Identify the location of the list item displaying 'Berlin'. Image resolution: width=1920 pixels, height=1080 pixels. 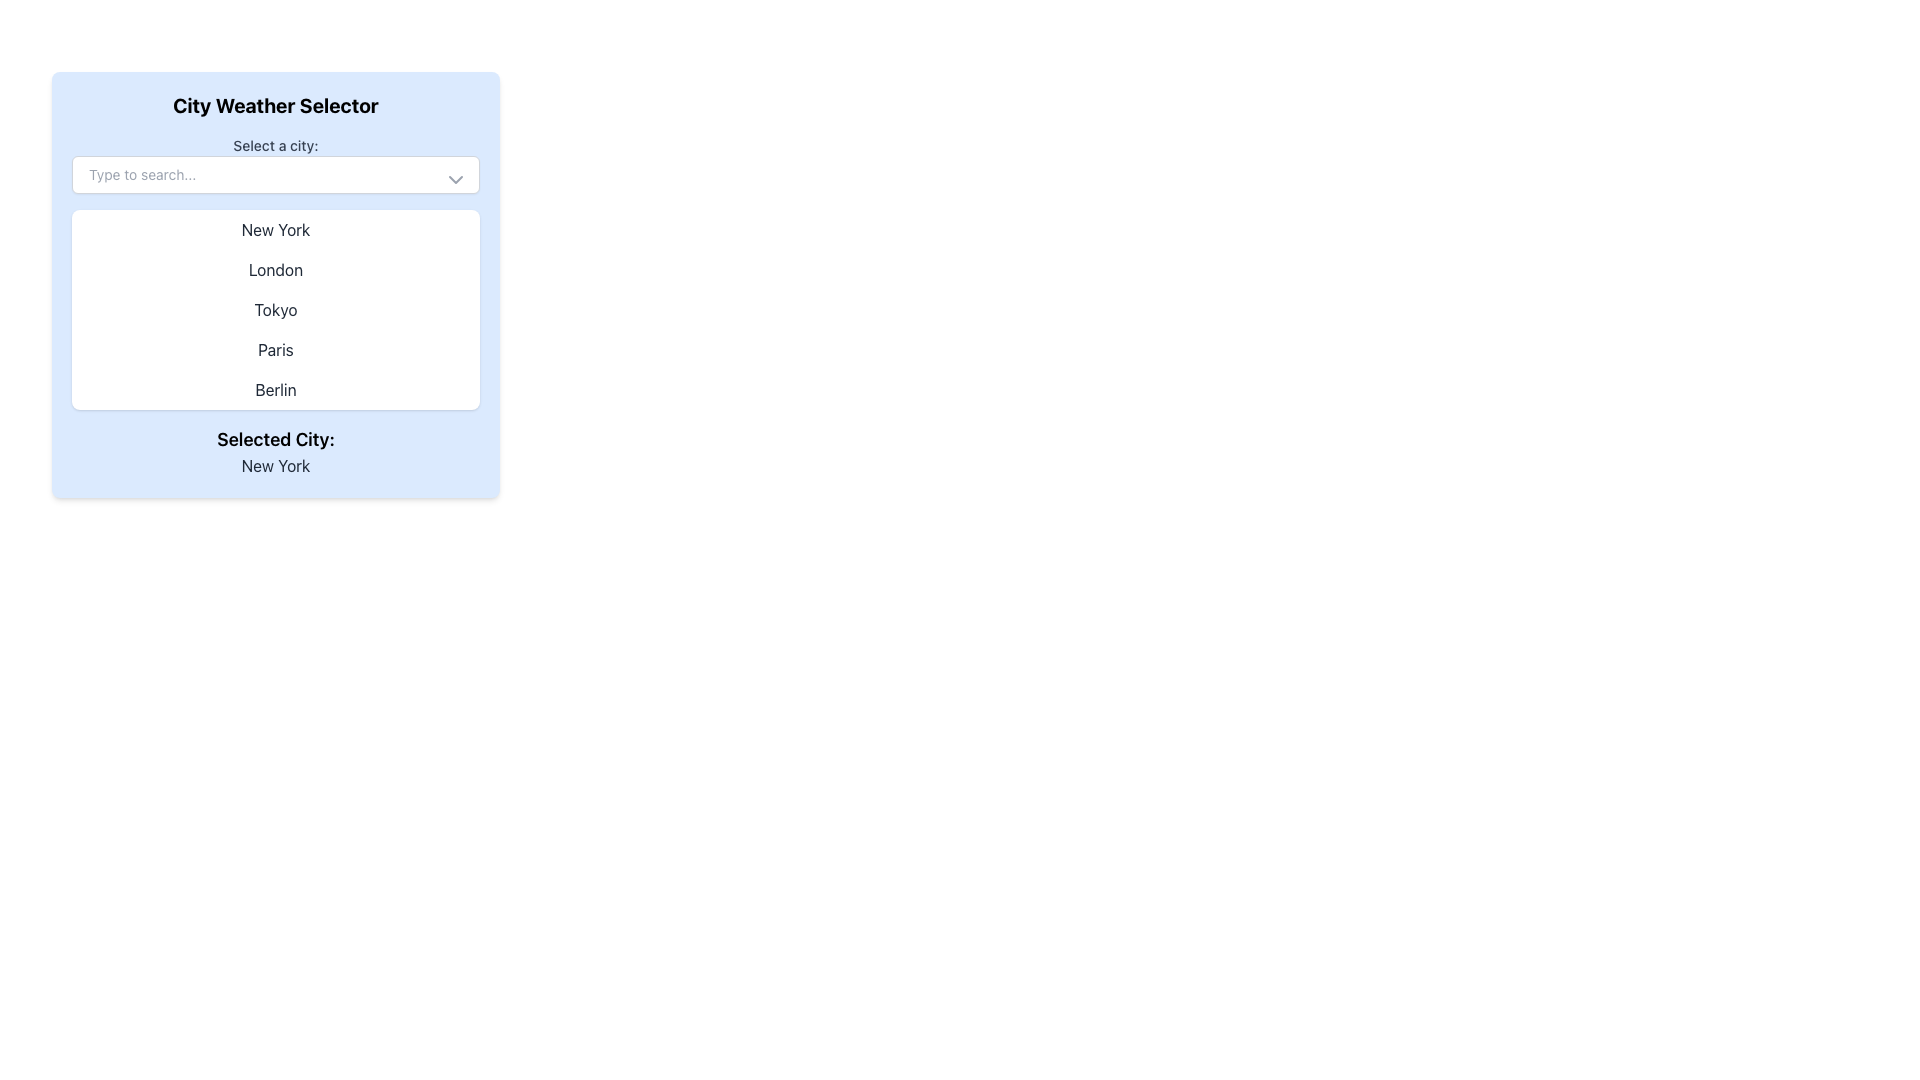
(274, 389).